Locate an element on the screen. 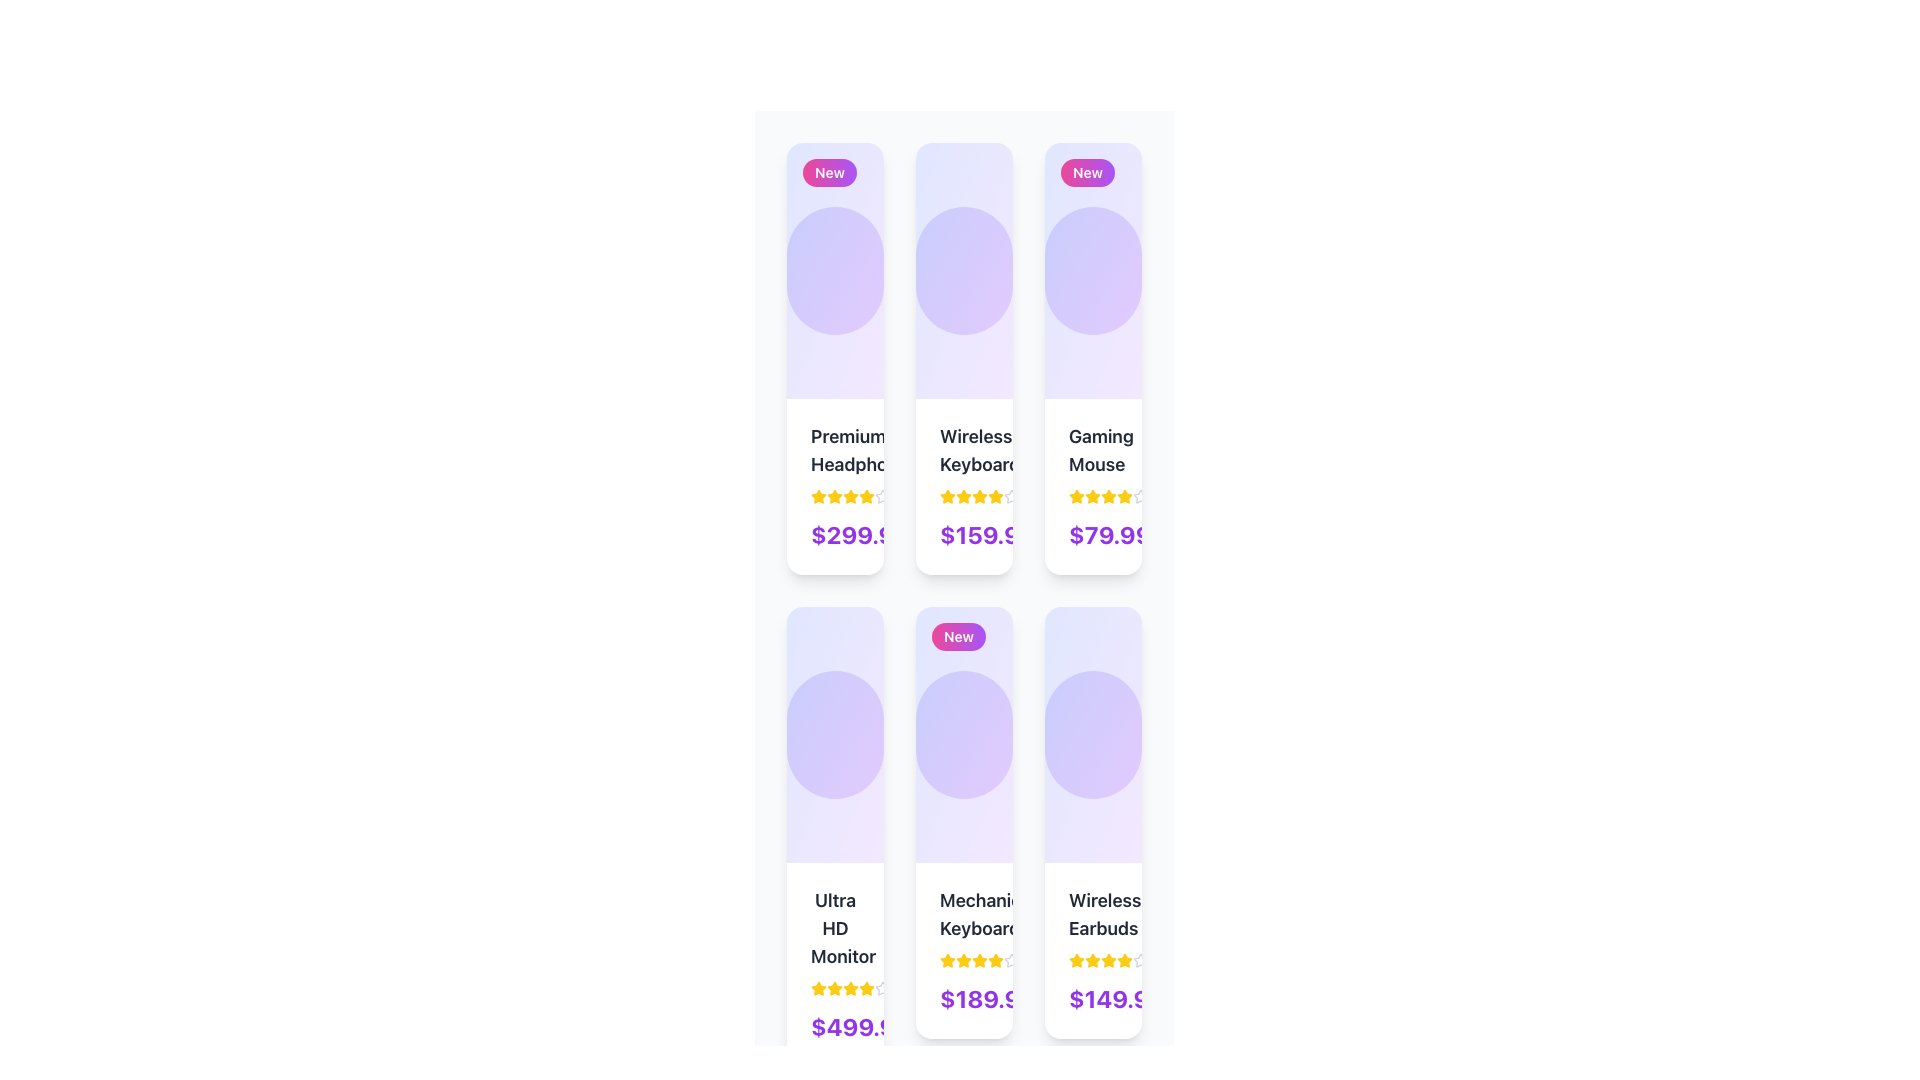  the price text label for 'Premium Headphones', which is located in the first card of the top row, below the ratings section and to the left of other elements is located at coordinates (835, 534).